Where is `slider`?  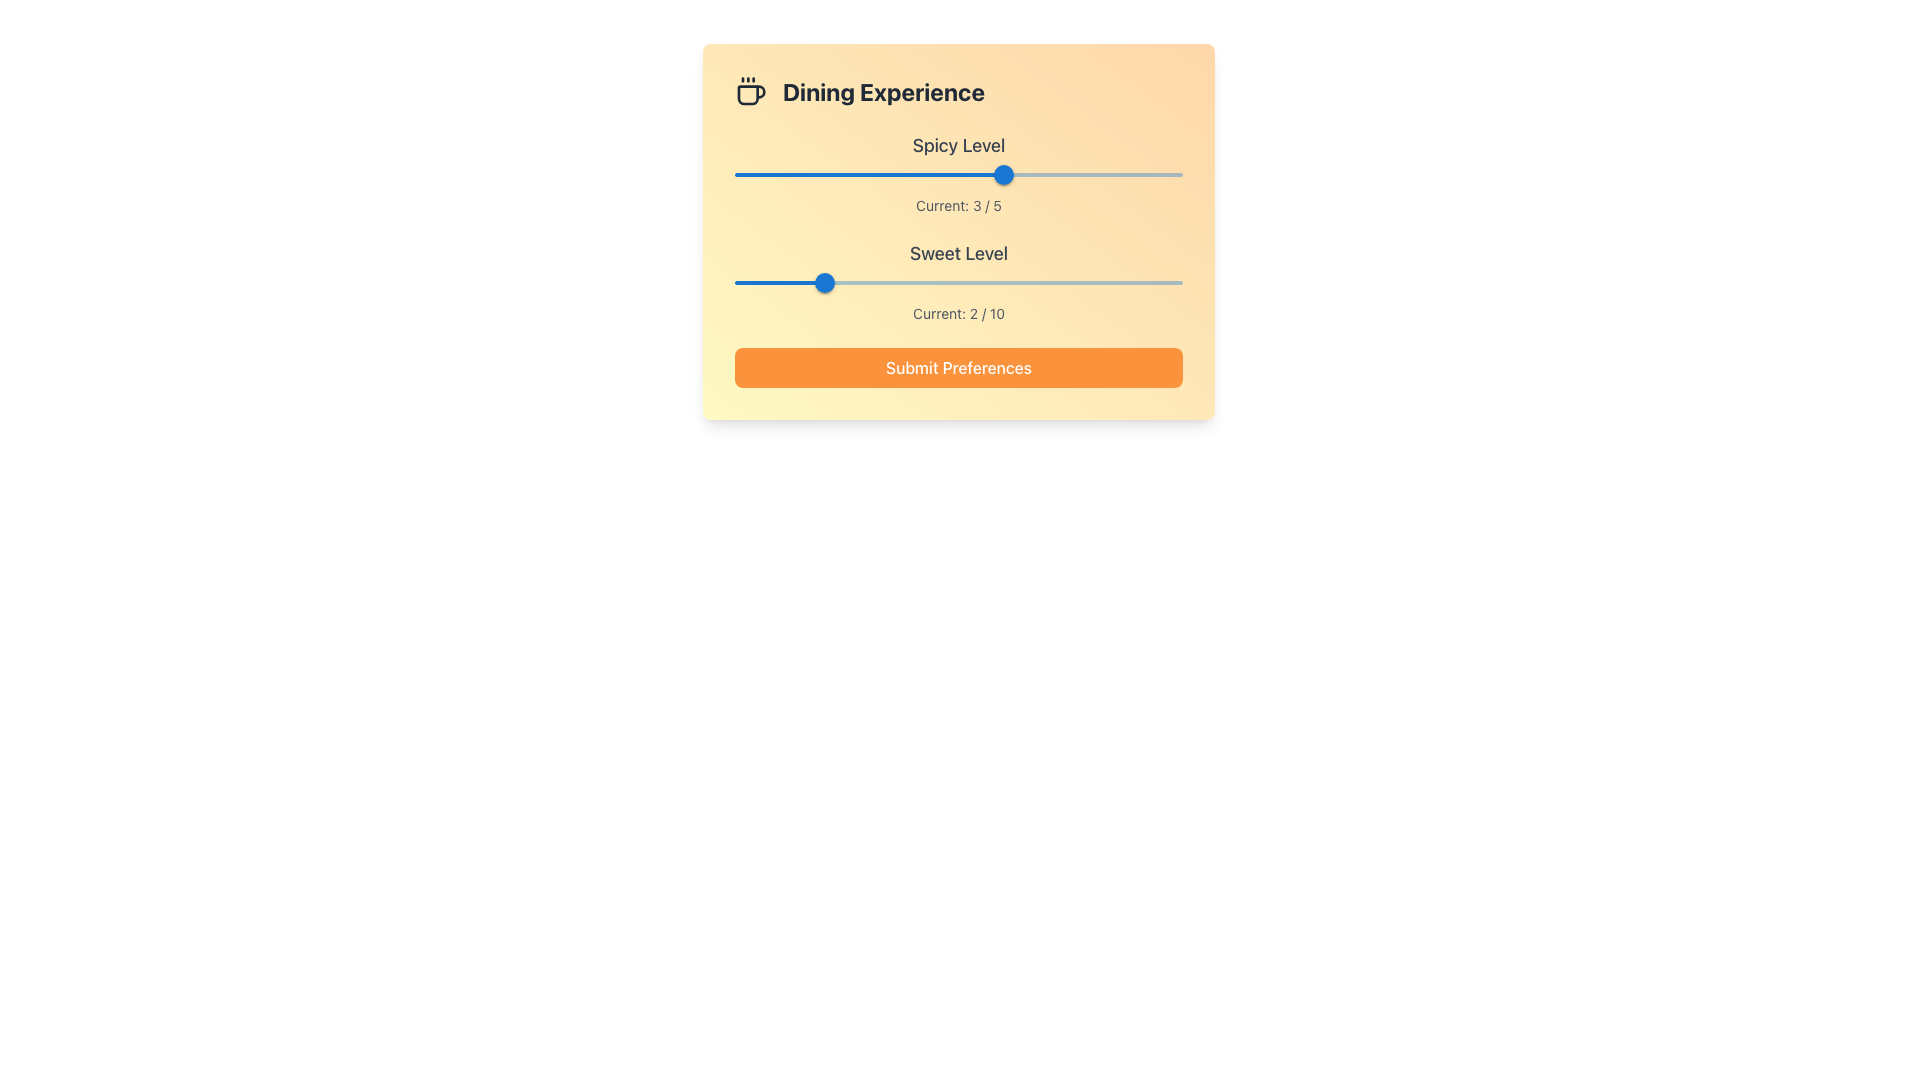
slider is located at coordinates (816, 282).